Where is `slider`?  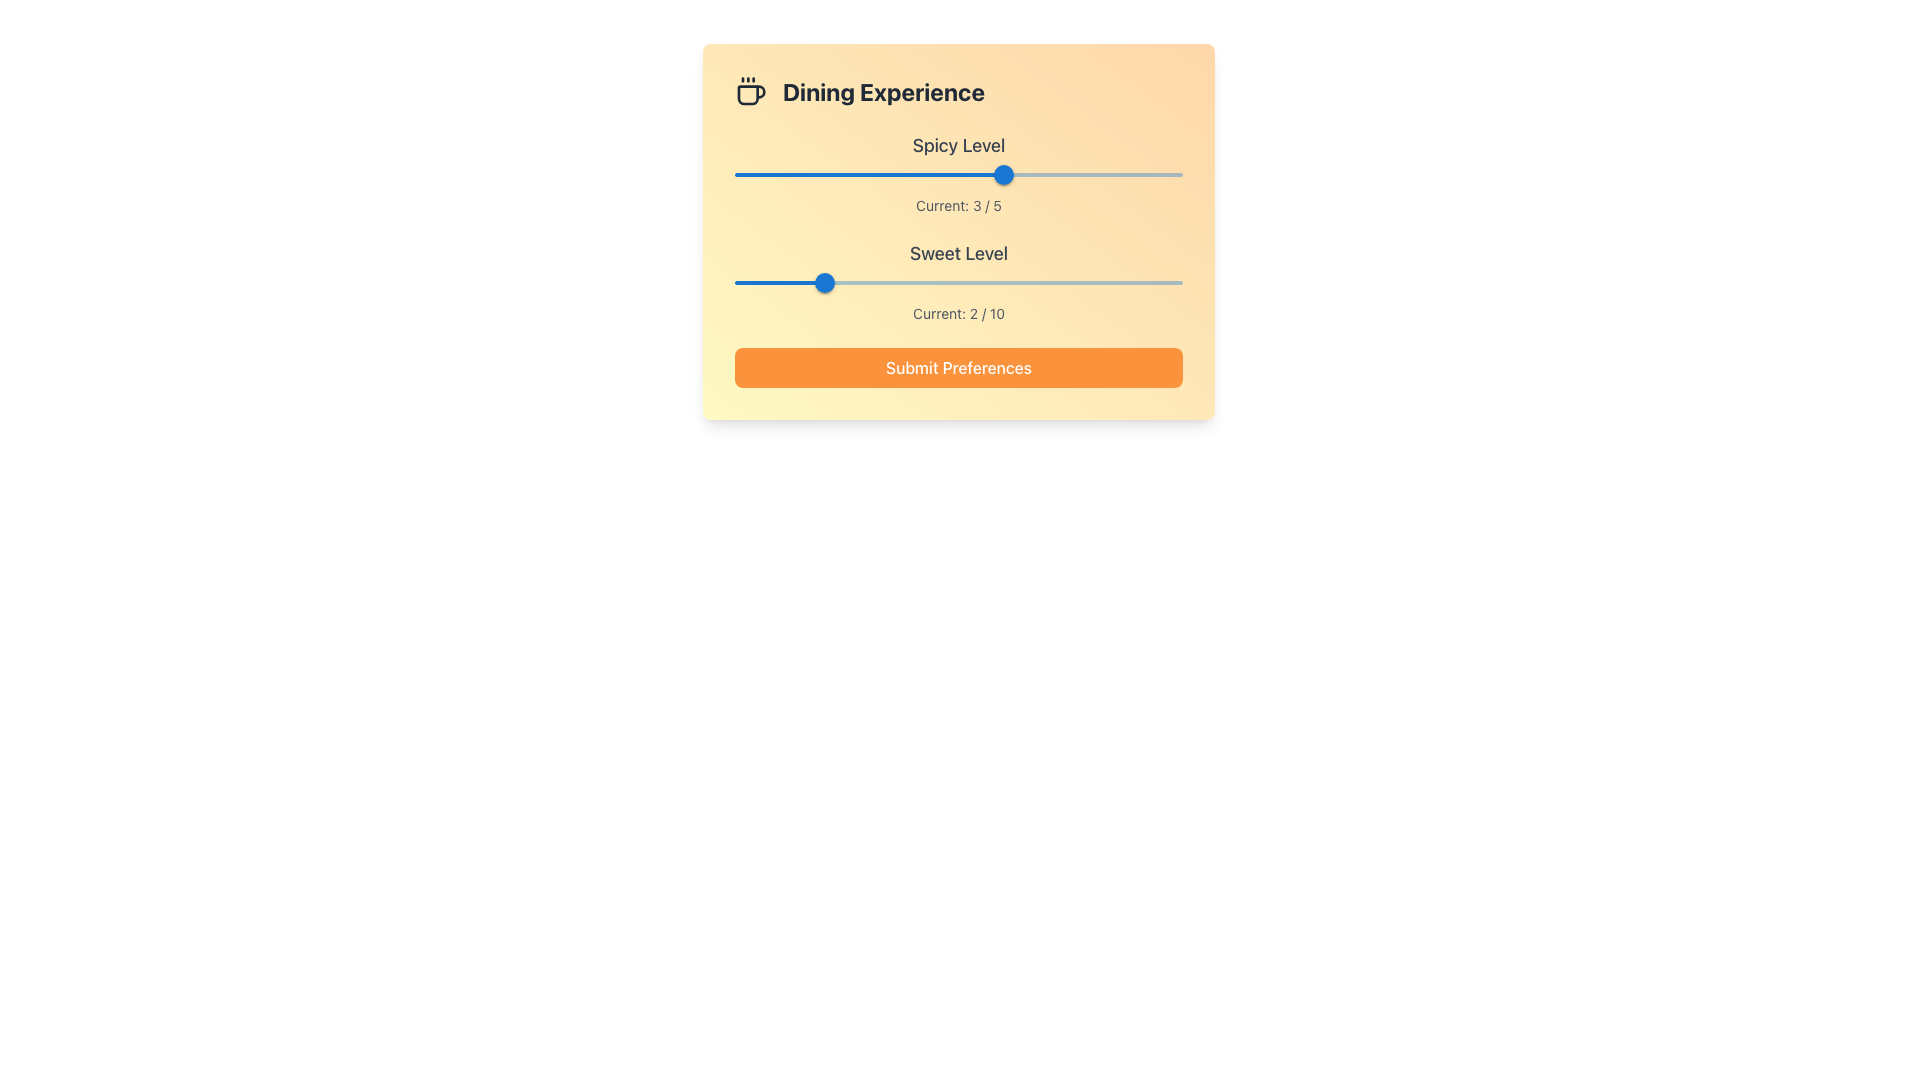
slider is located at coordinates (816, 282).